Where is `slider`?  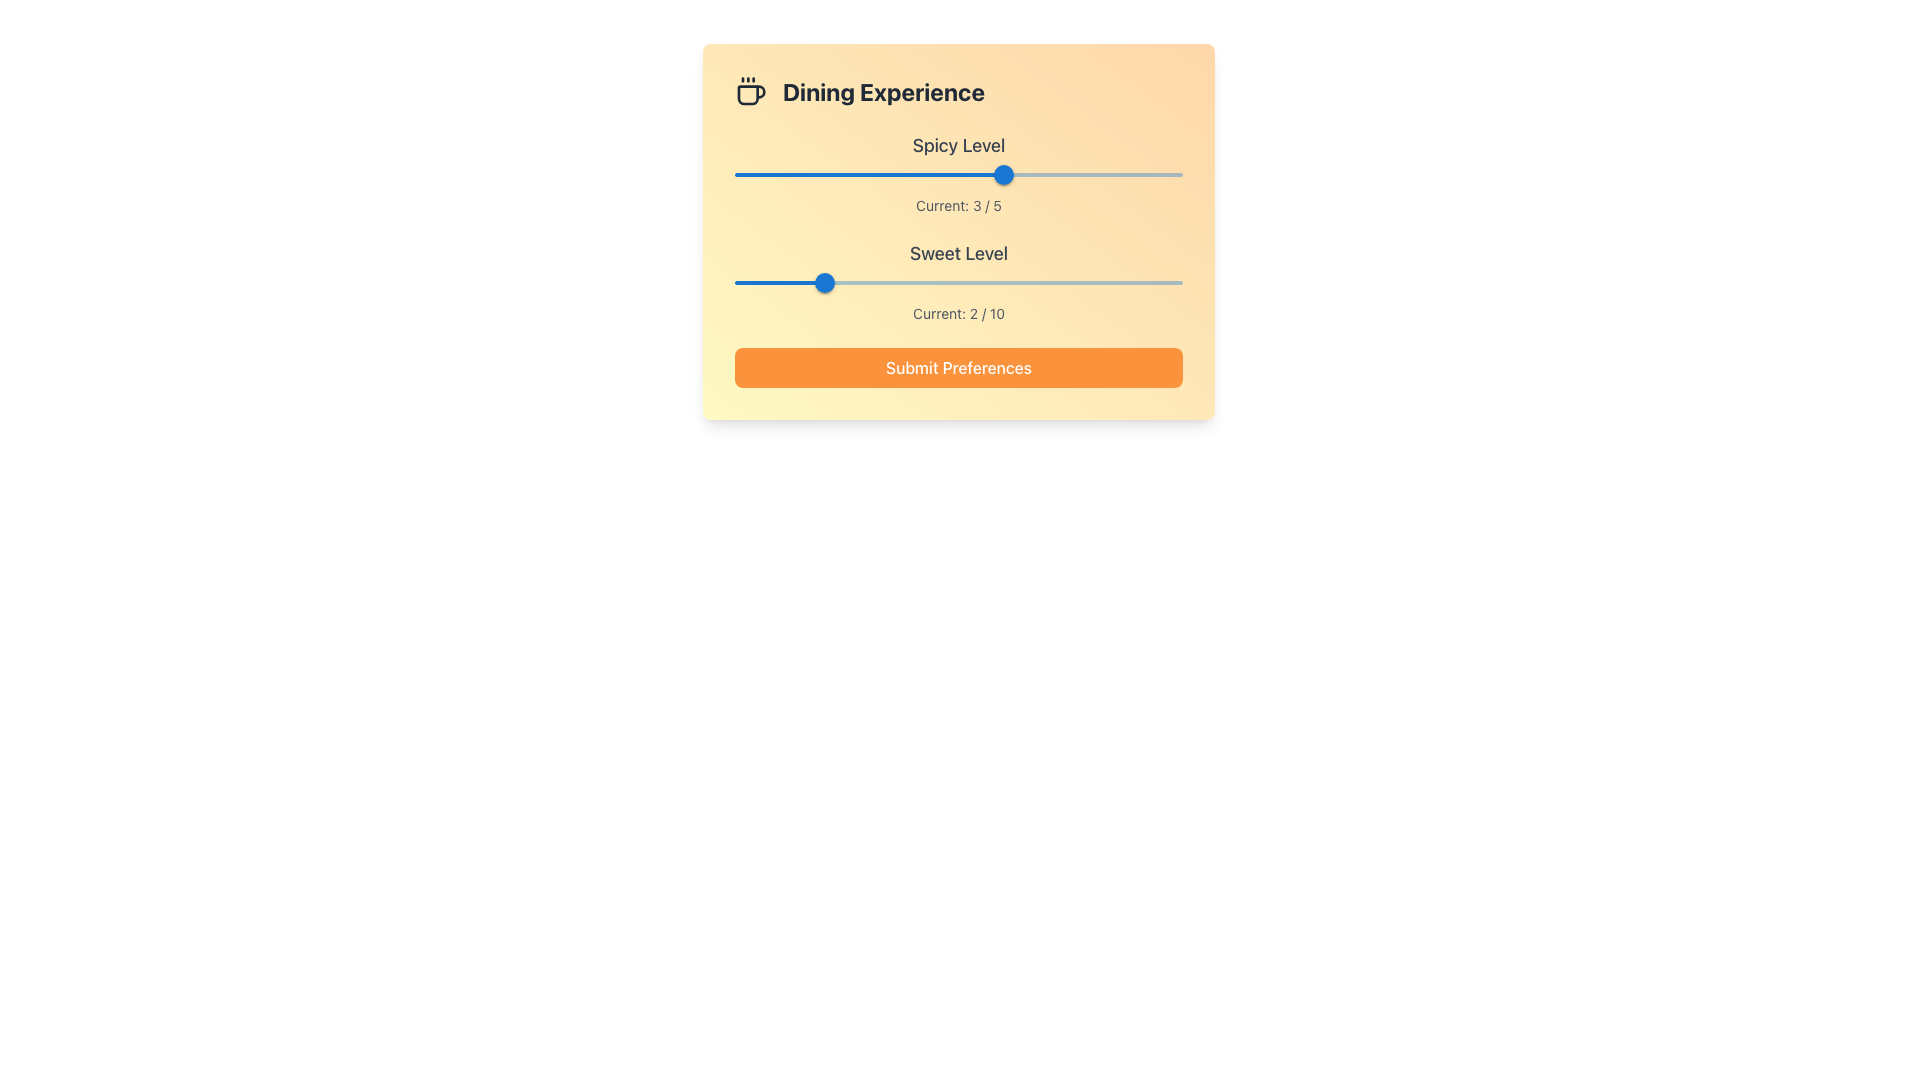
slider is located at coordinates (816, 282).